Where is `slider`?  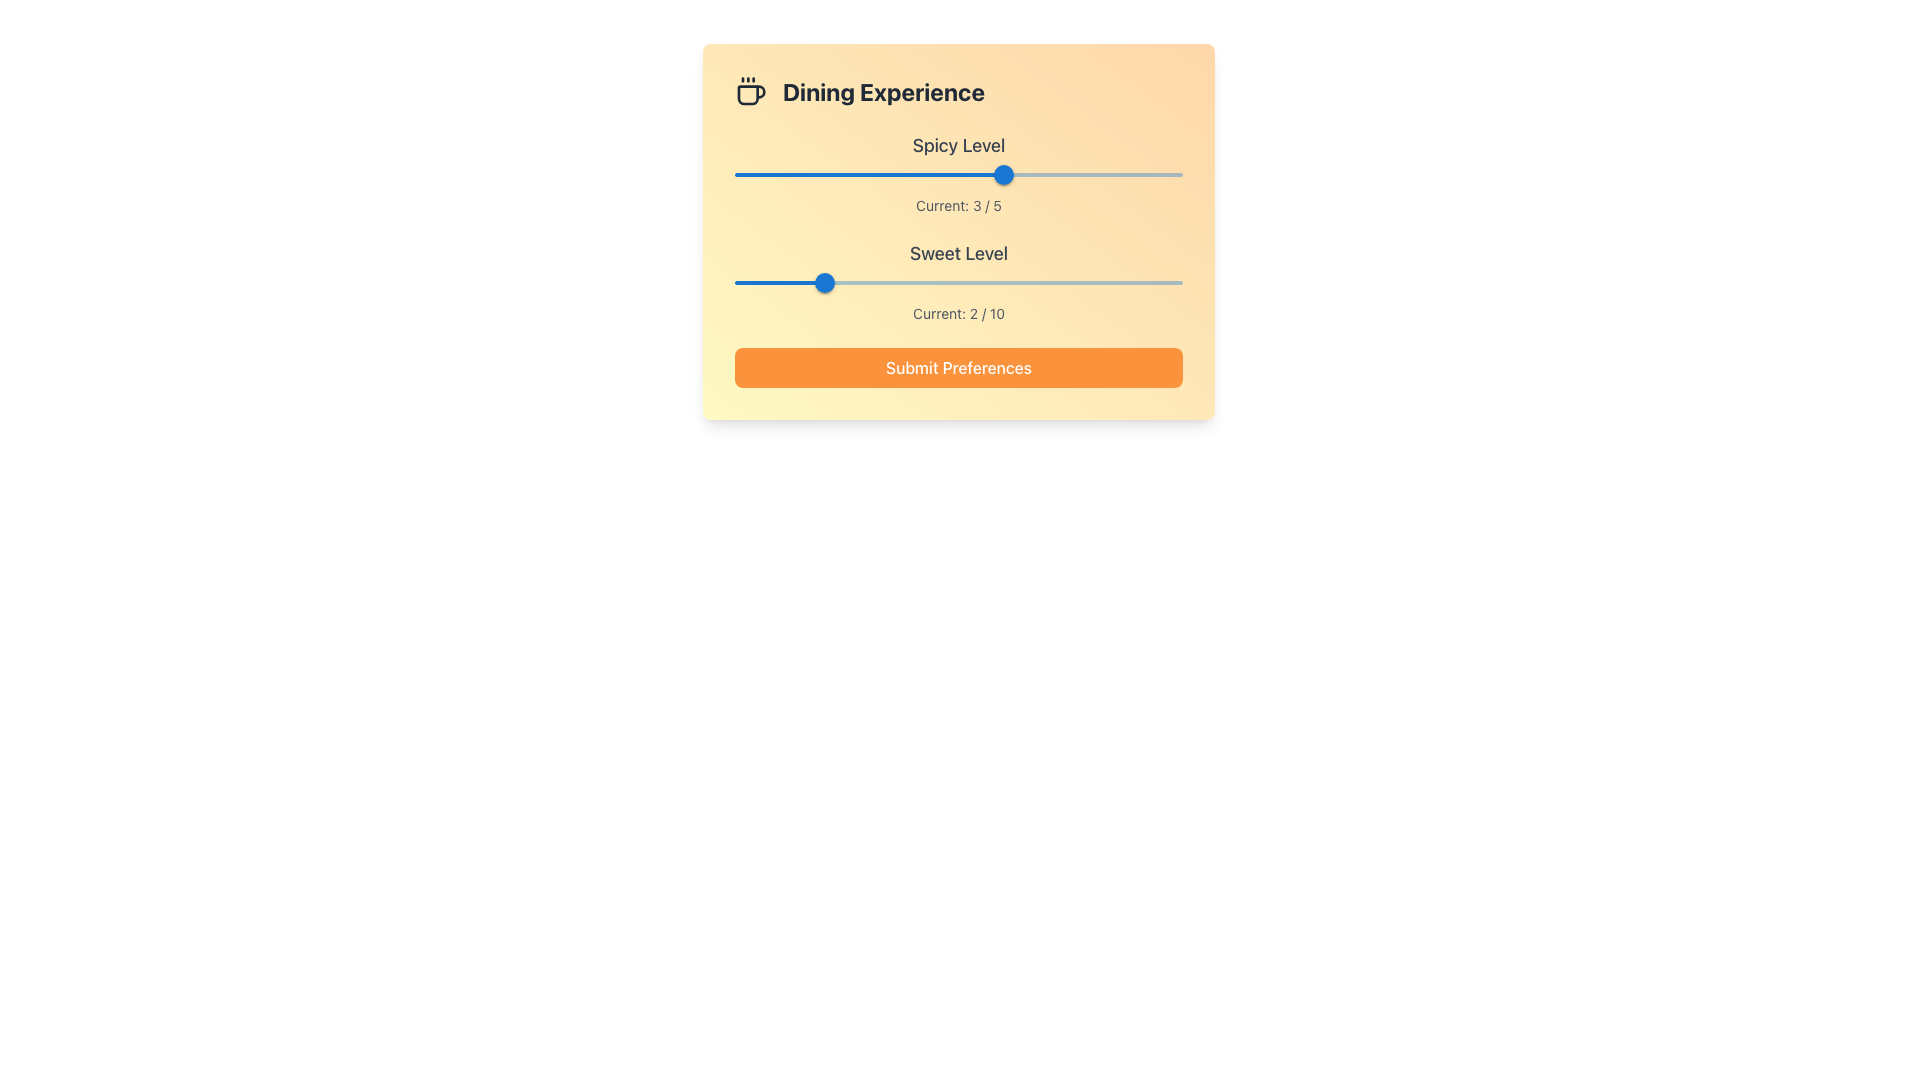
slider is located at coordinates (816, 282).